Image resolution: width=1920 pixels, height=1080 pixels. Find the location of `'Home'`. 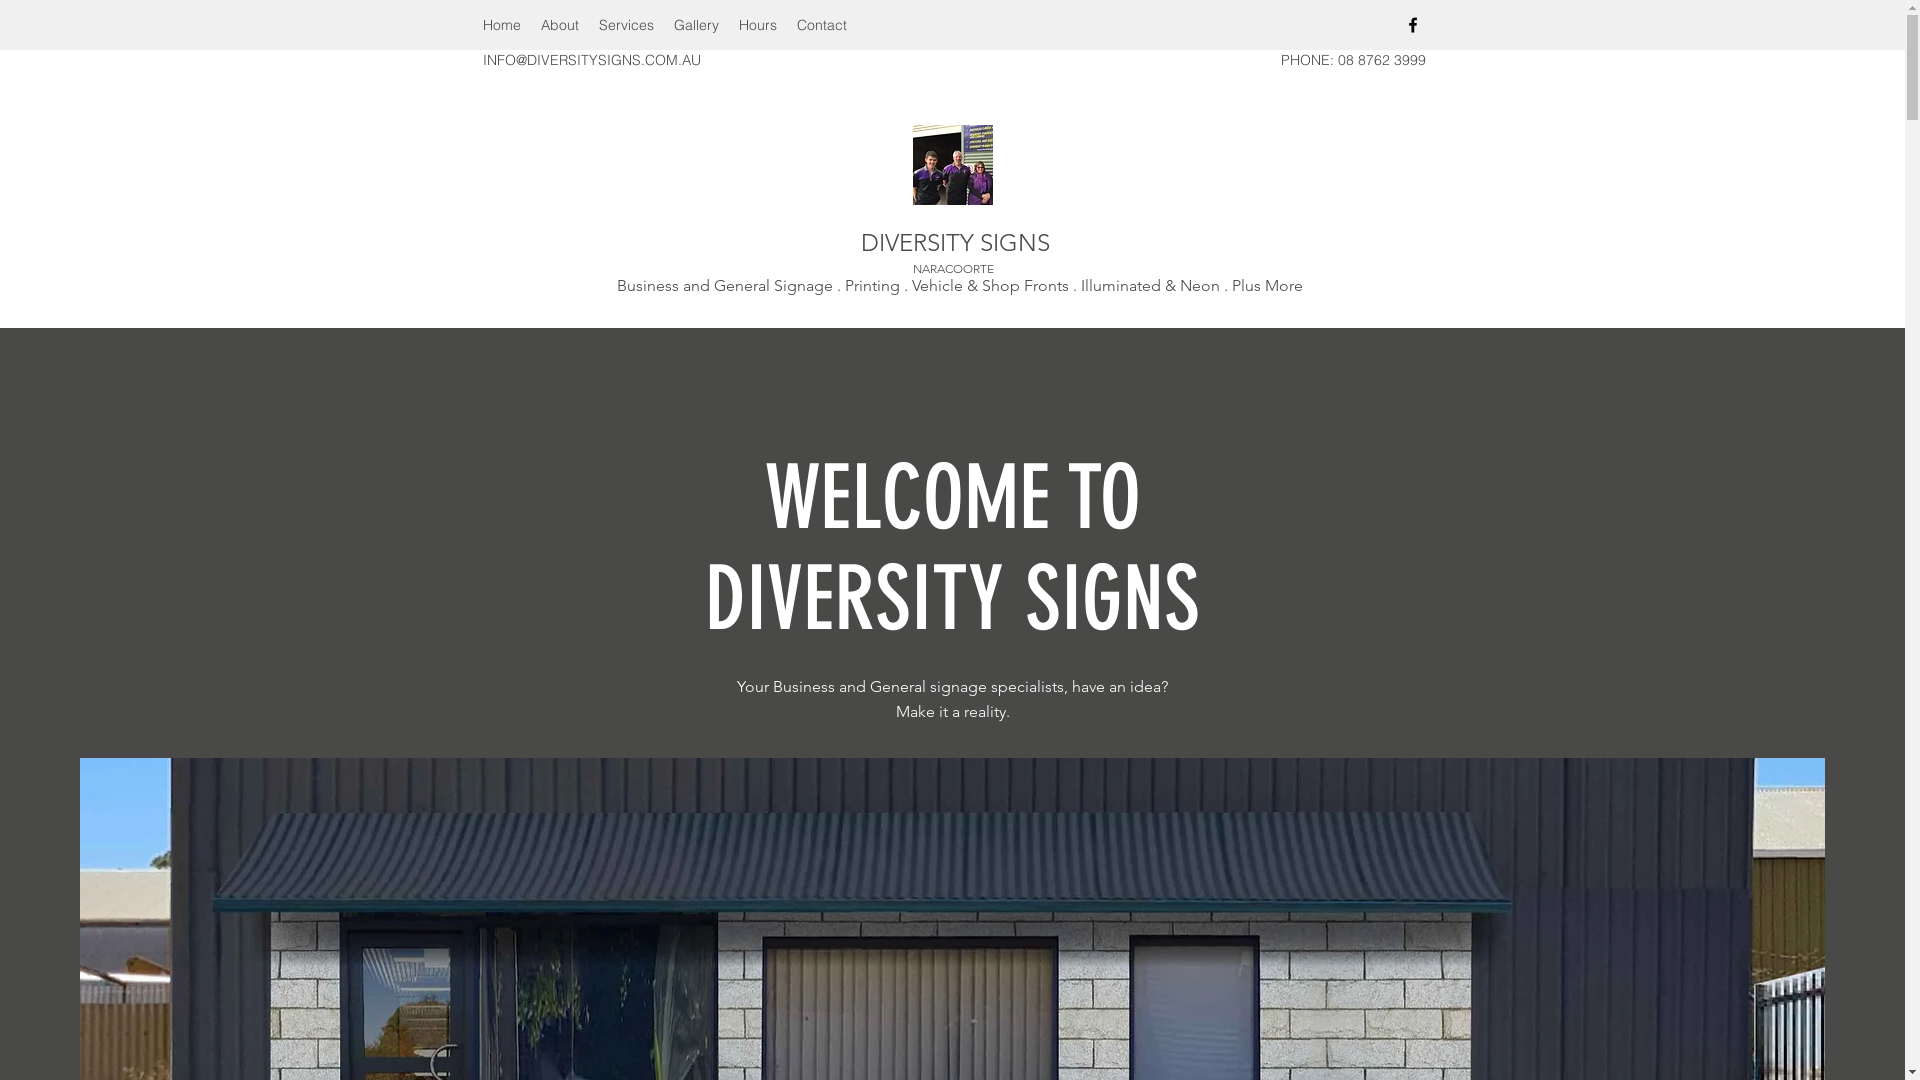

'Home' is located at coordinates (470, 24).